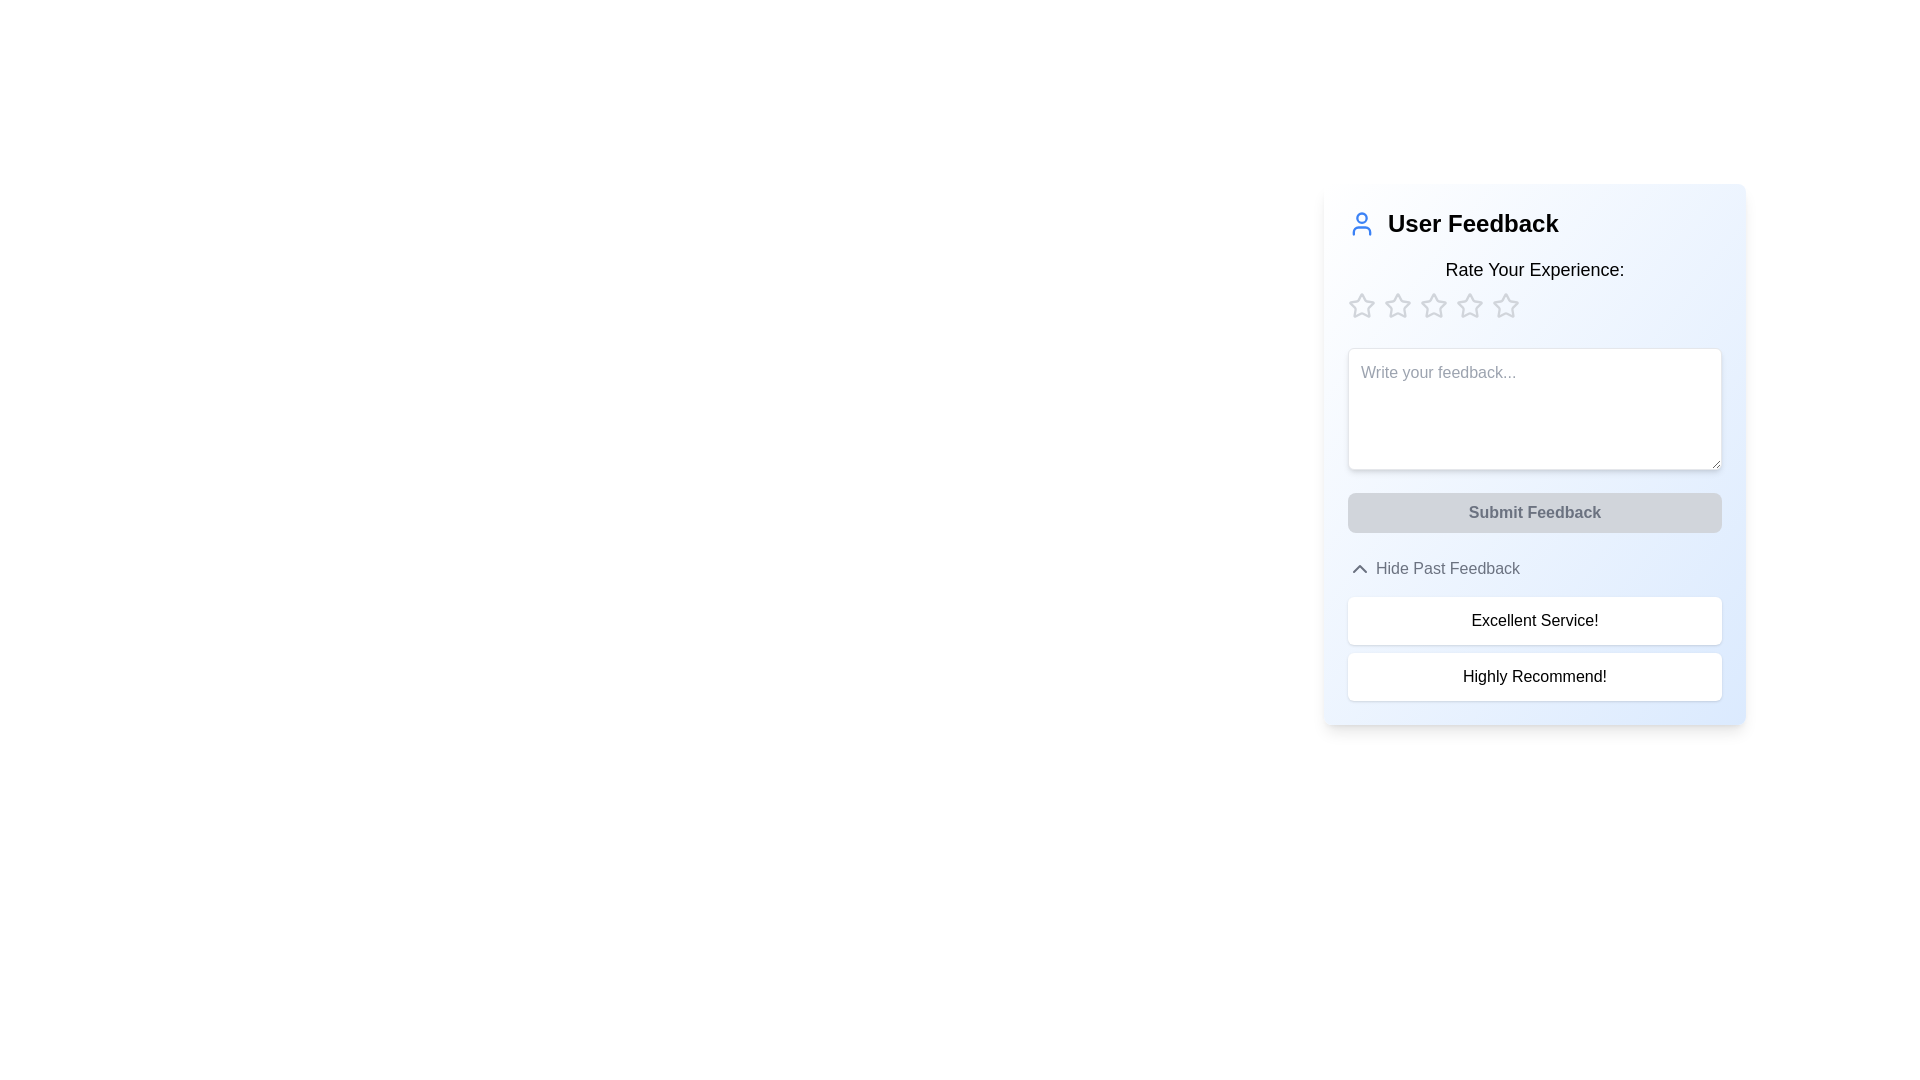  Describe the element at coordinates (1361, 230) in the screenshot. I see `the curved line resembling the bottom half of a smaller circle within the SVG icon structure located in the top-left corner of the user feedback interface` at that location.